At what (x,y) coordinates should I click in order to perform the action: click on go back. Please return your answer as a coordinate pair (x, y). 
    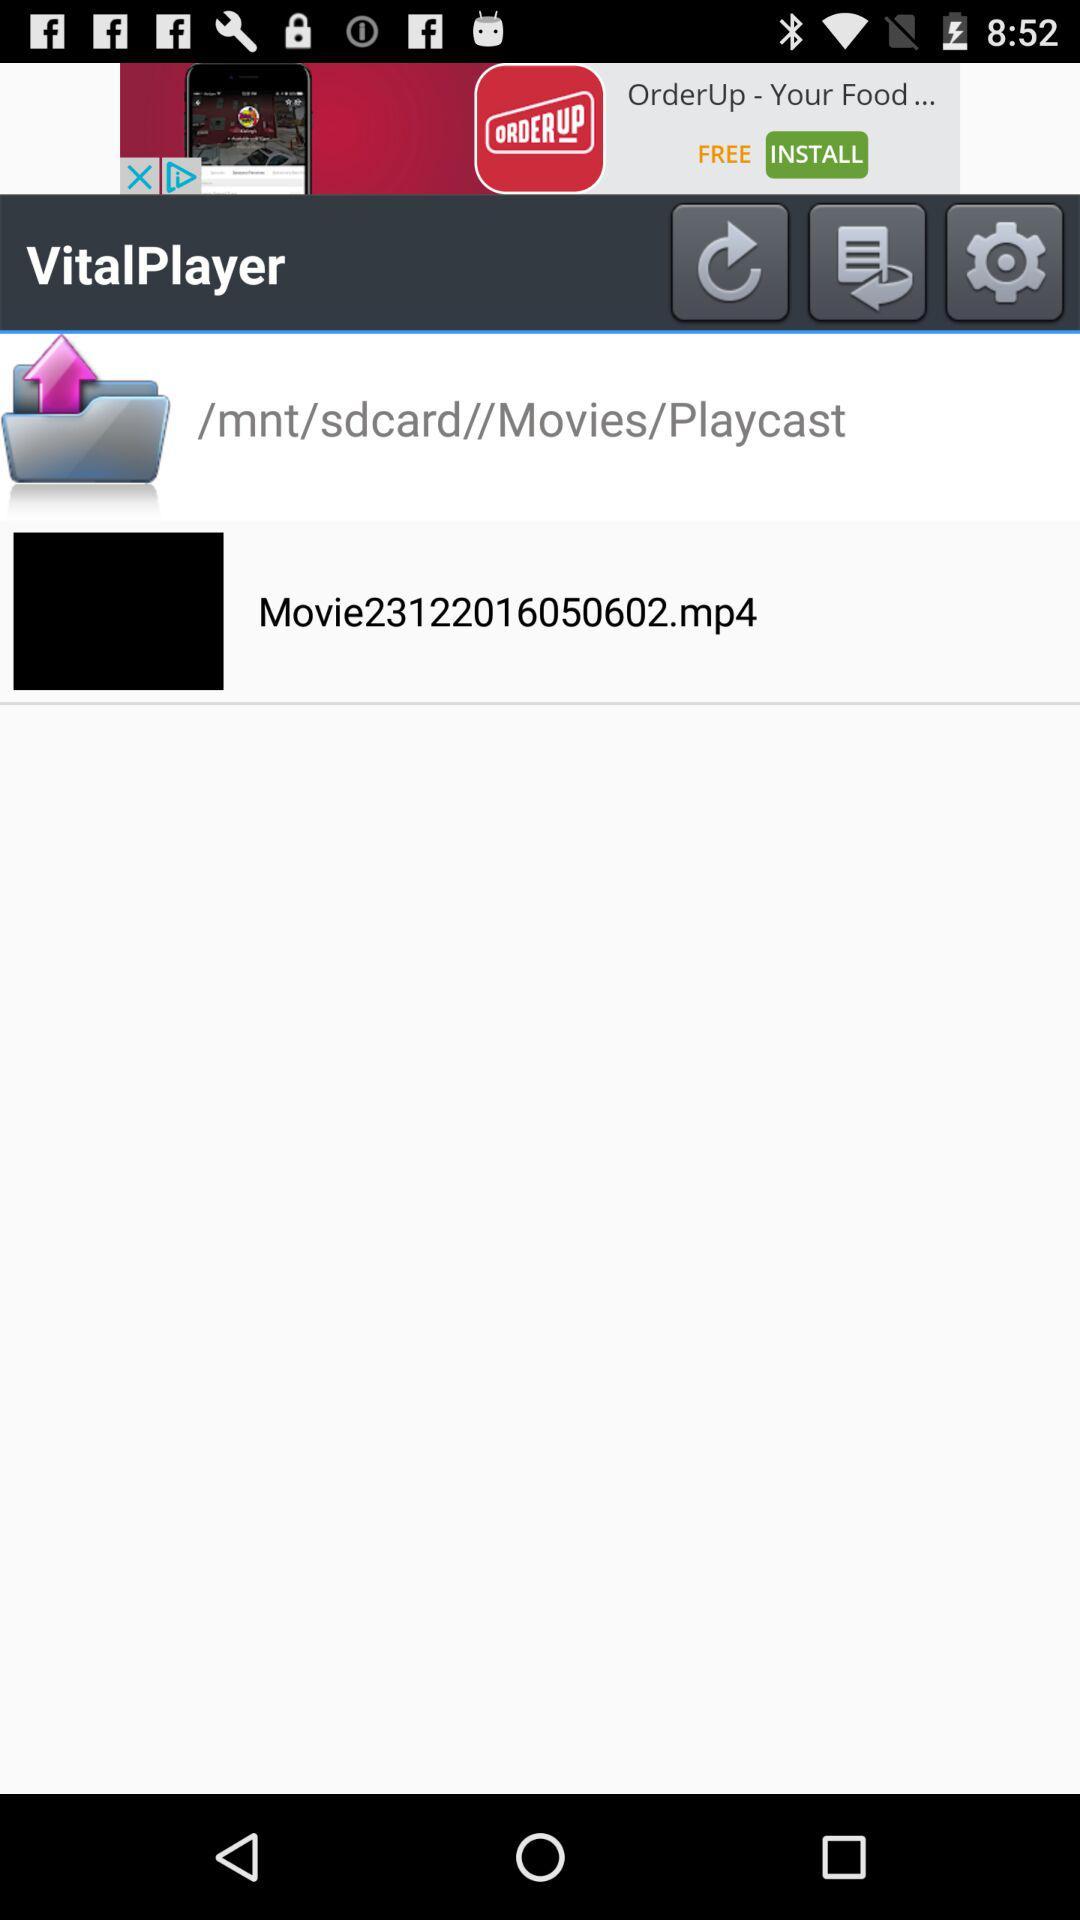
    Looking at the image, I should click on (866, 262).